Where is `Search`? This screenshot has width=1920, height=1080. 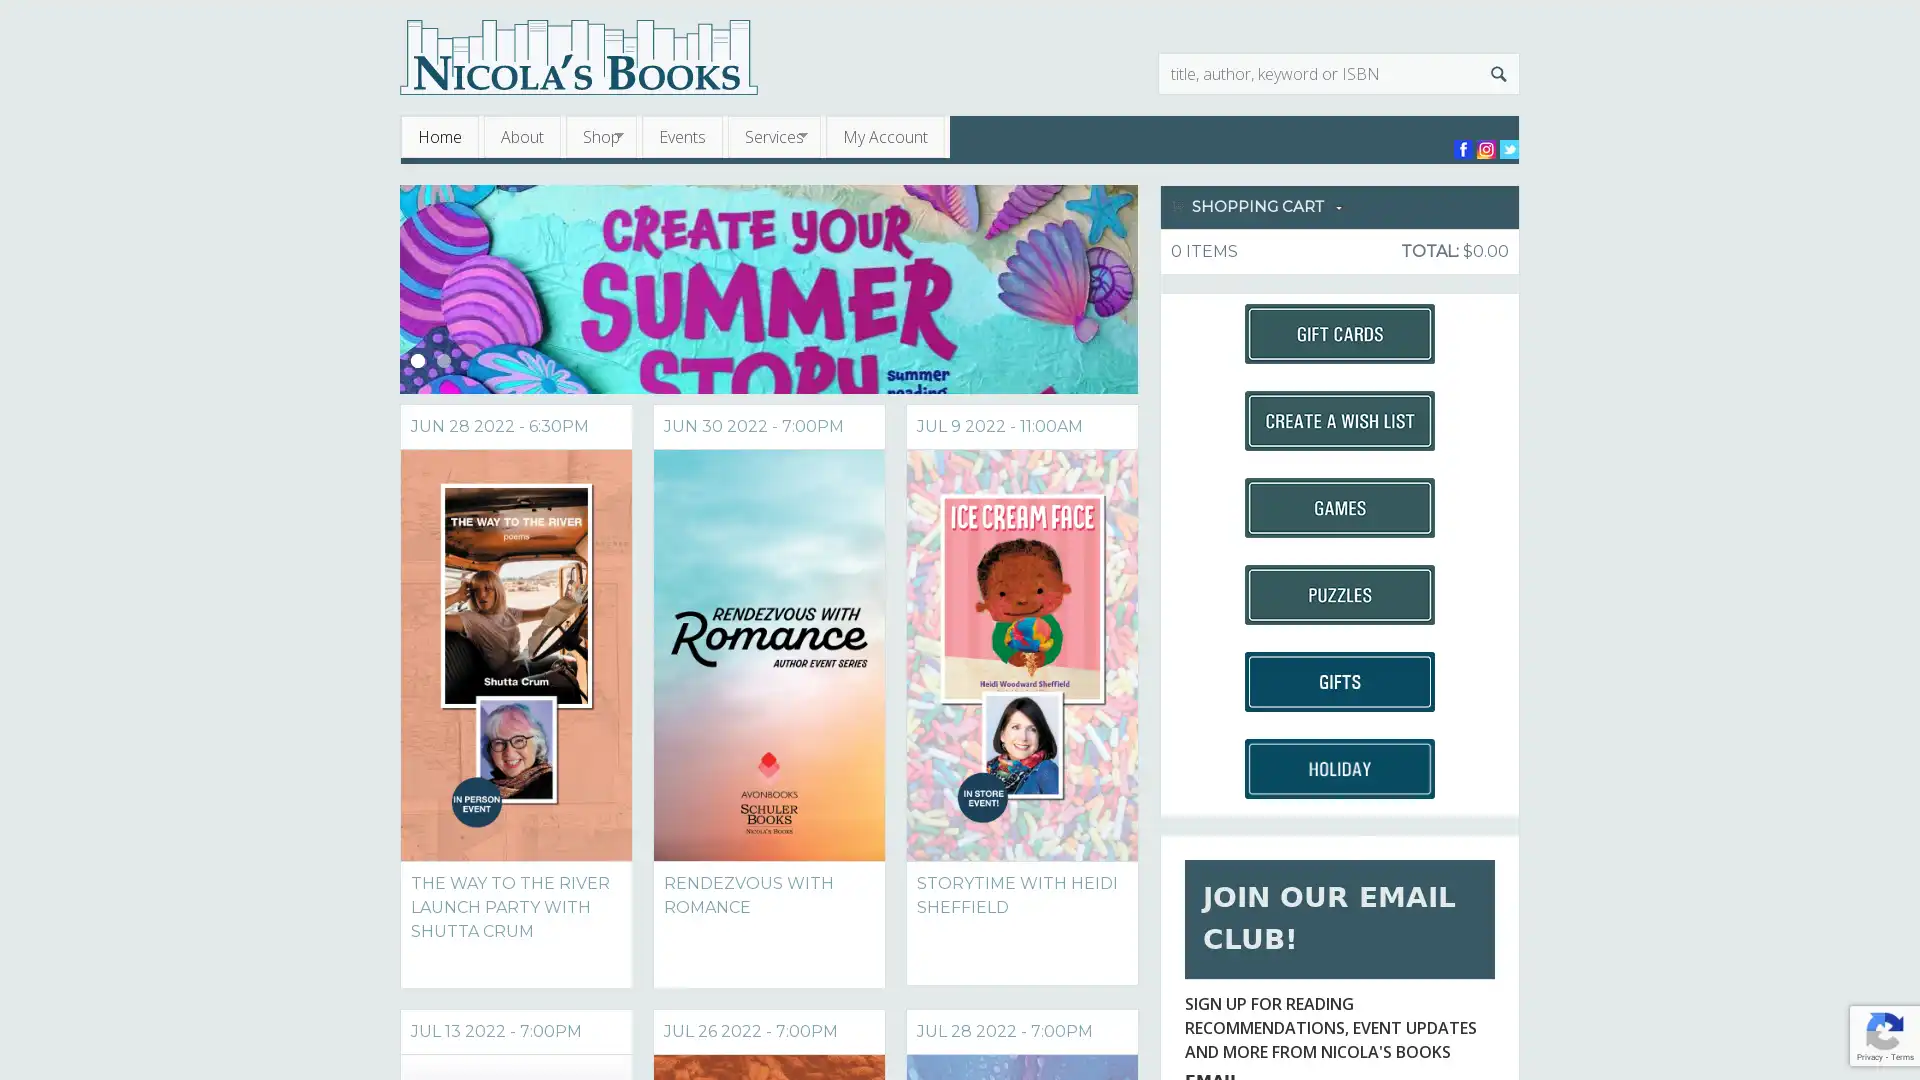 Search is located at coordinates (1498, 72).